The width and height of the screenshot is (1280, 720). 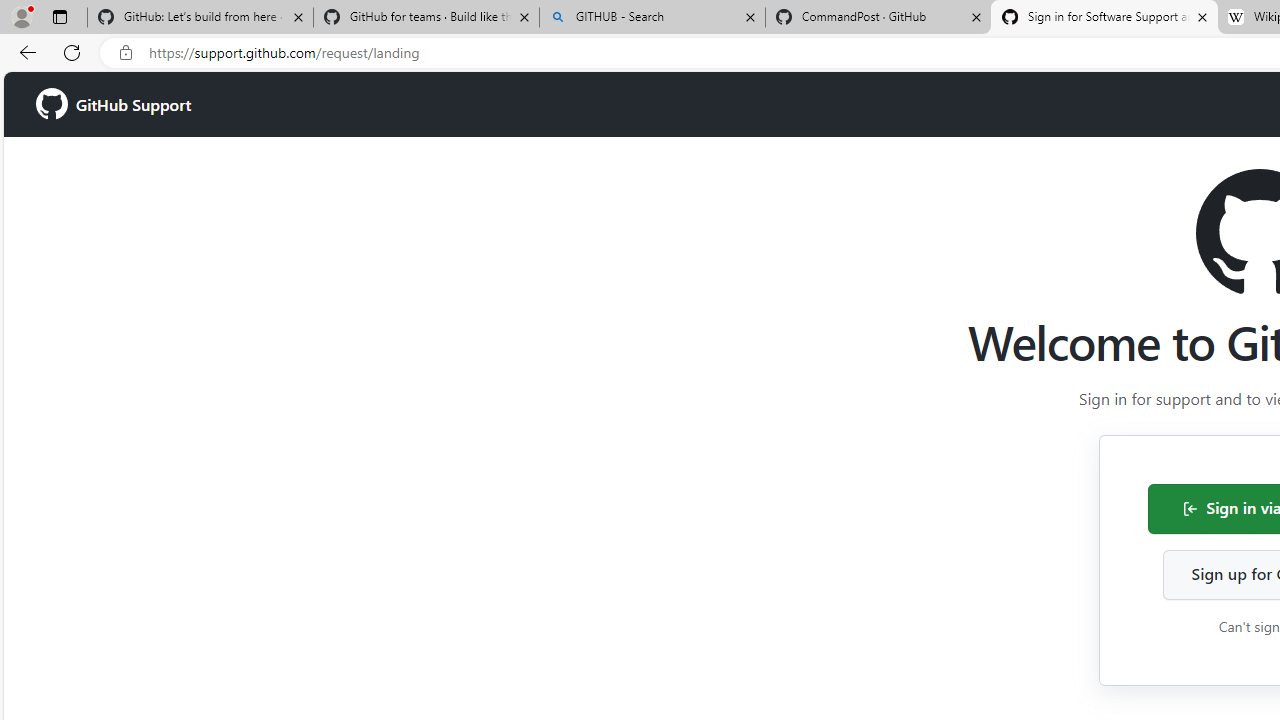 What do you see at coordinates (652, 17) in the screenshot?
I see `'GITHUB - Search'` at bounding box center [652, 17].